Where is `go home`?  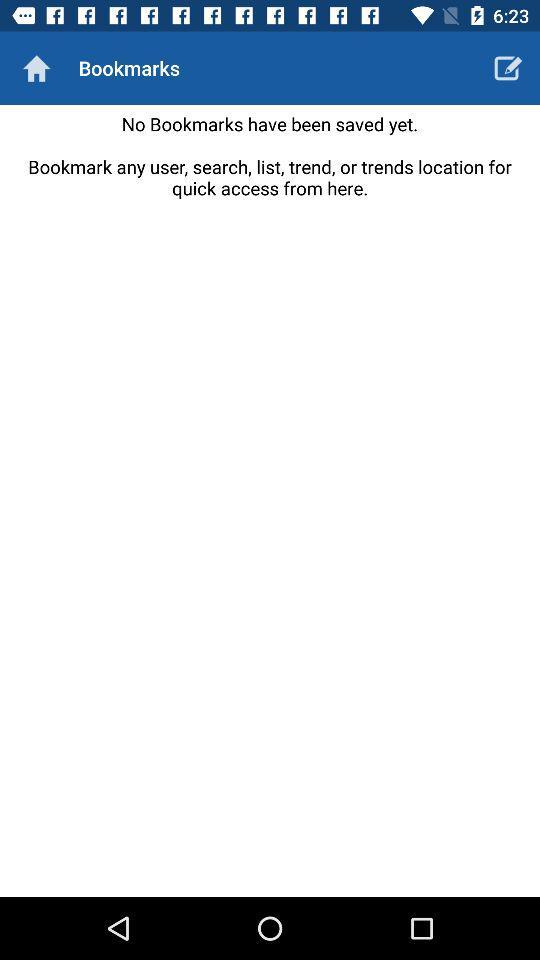 go home is located at coordinates (36, 68).